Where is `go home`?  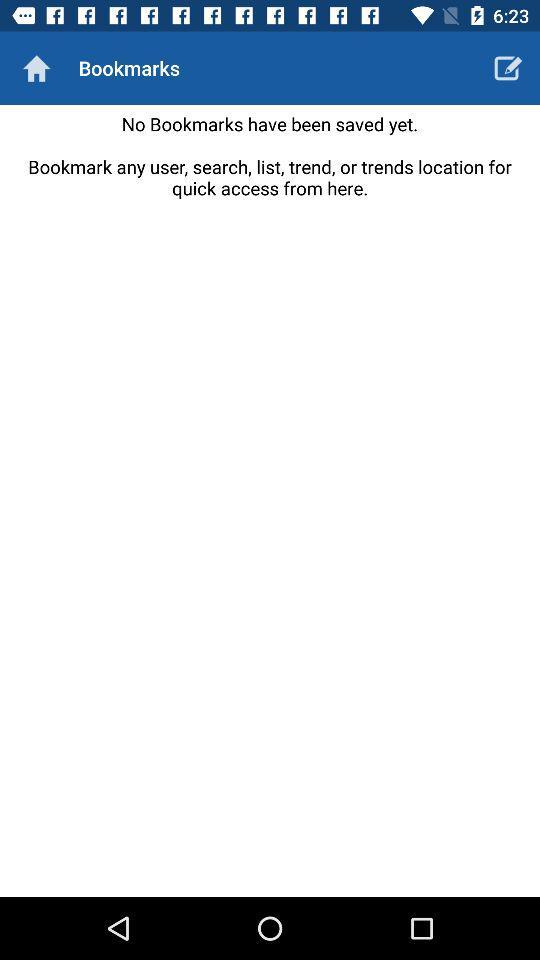 go home is located at coordinates (36, 68).